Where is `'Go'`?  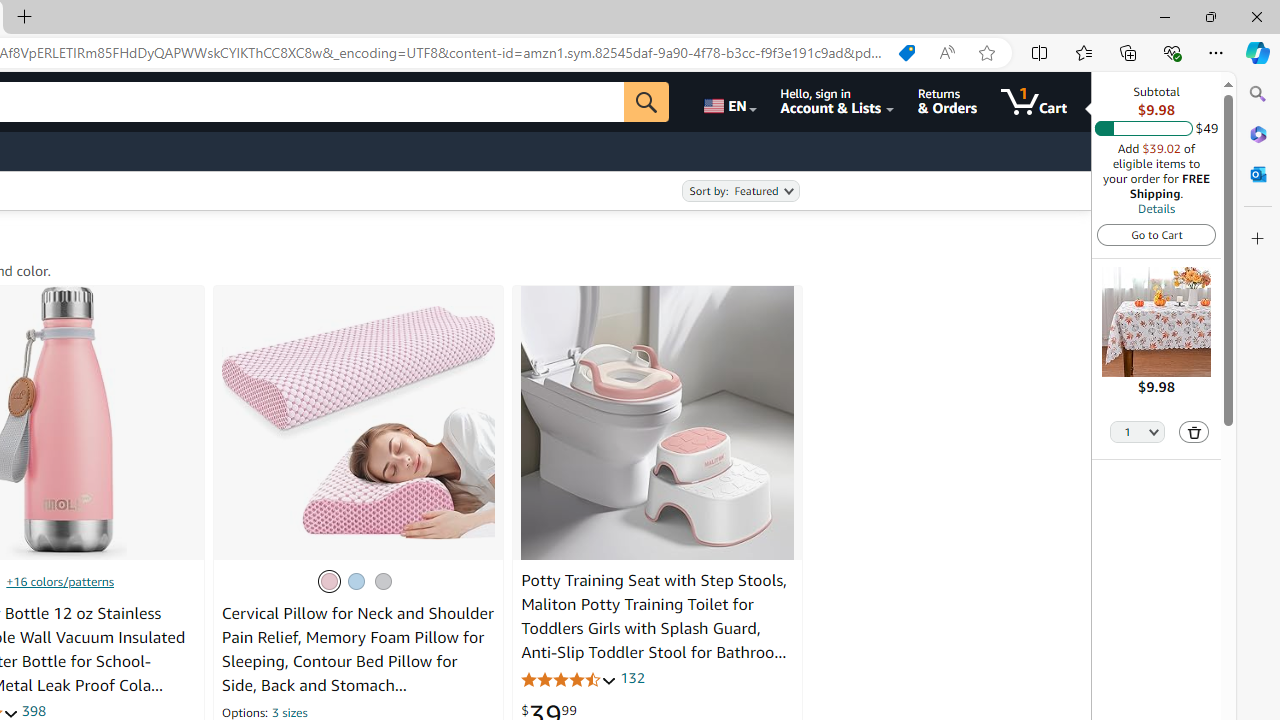
'Go' is located at coordinates (647, 101).